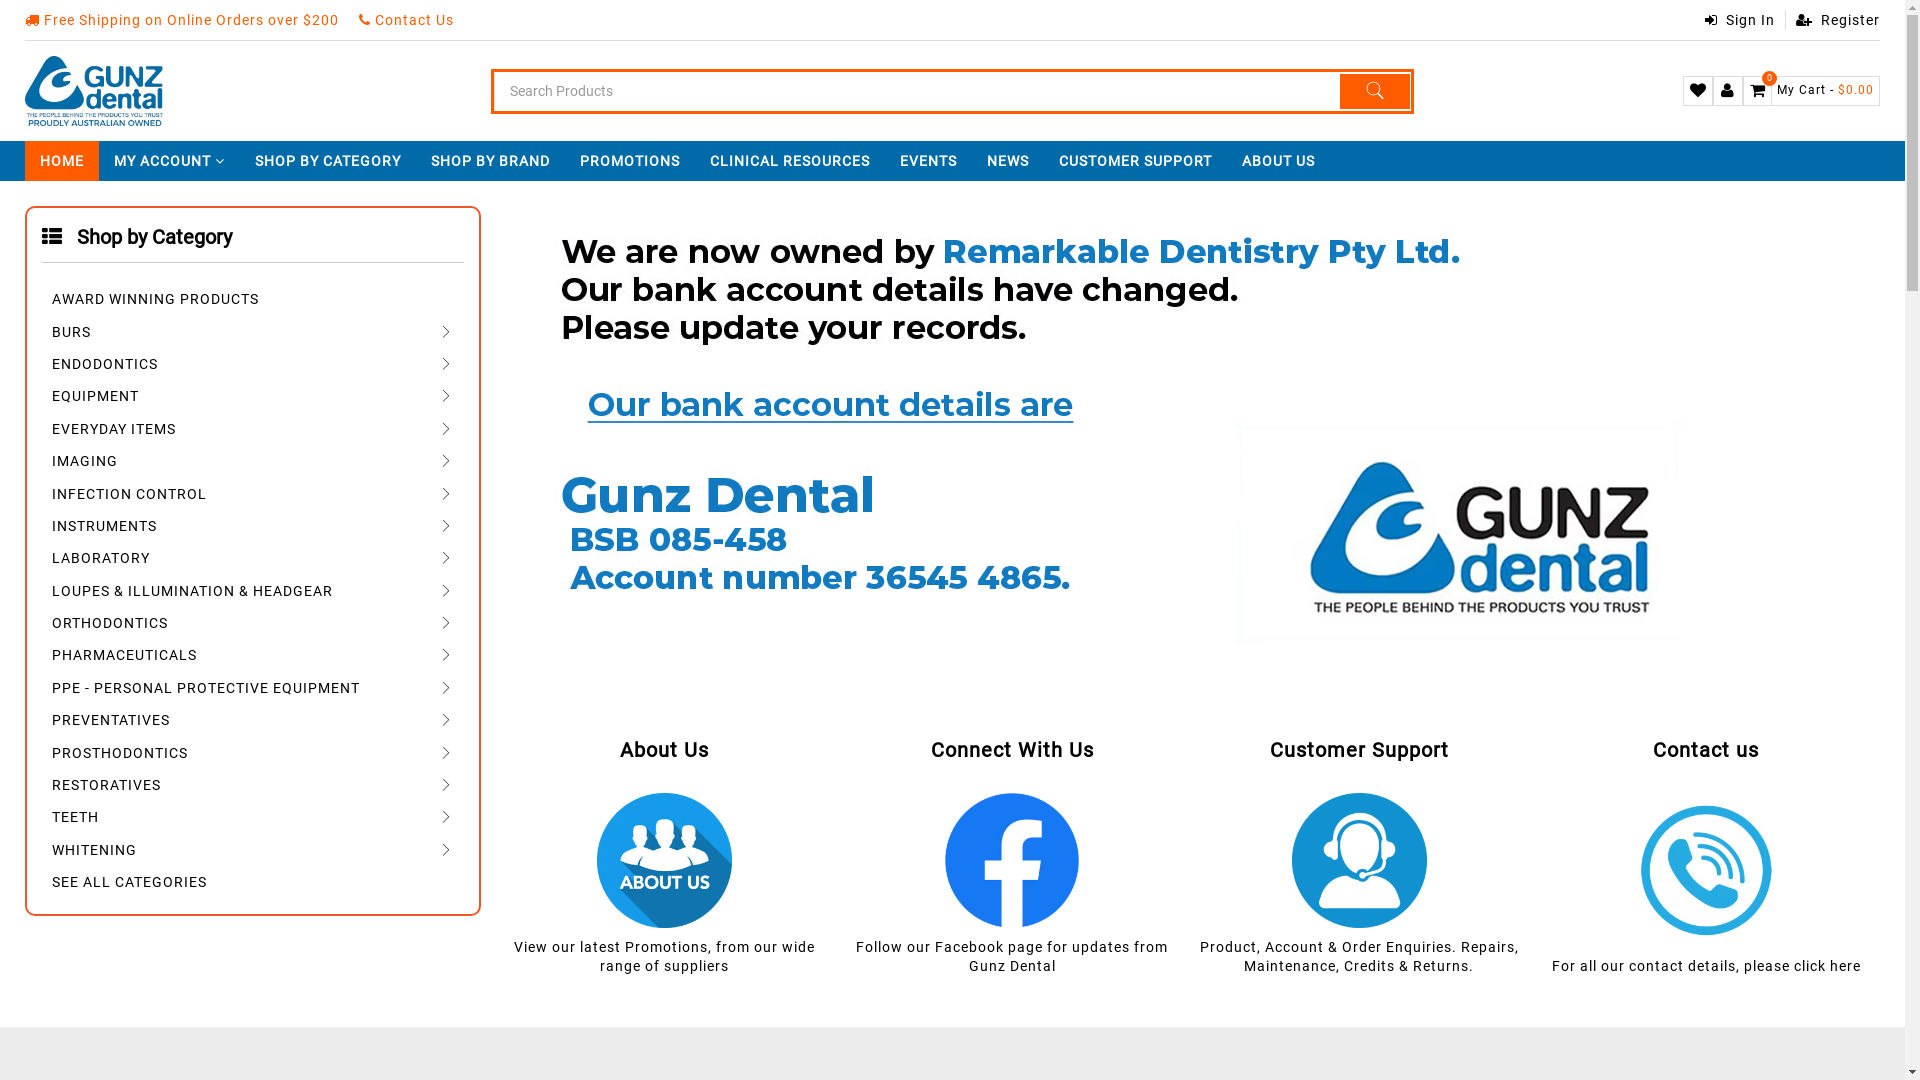 This screenshot has height=1080, width=1920. I want to click on 'PROMOTIONS', so click(628, 160).